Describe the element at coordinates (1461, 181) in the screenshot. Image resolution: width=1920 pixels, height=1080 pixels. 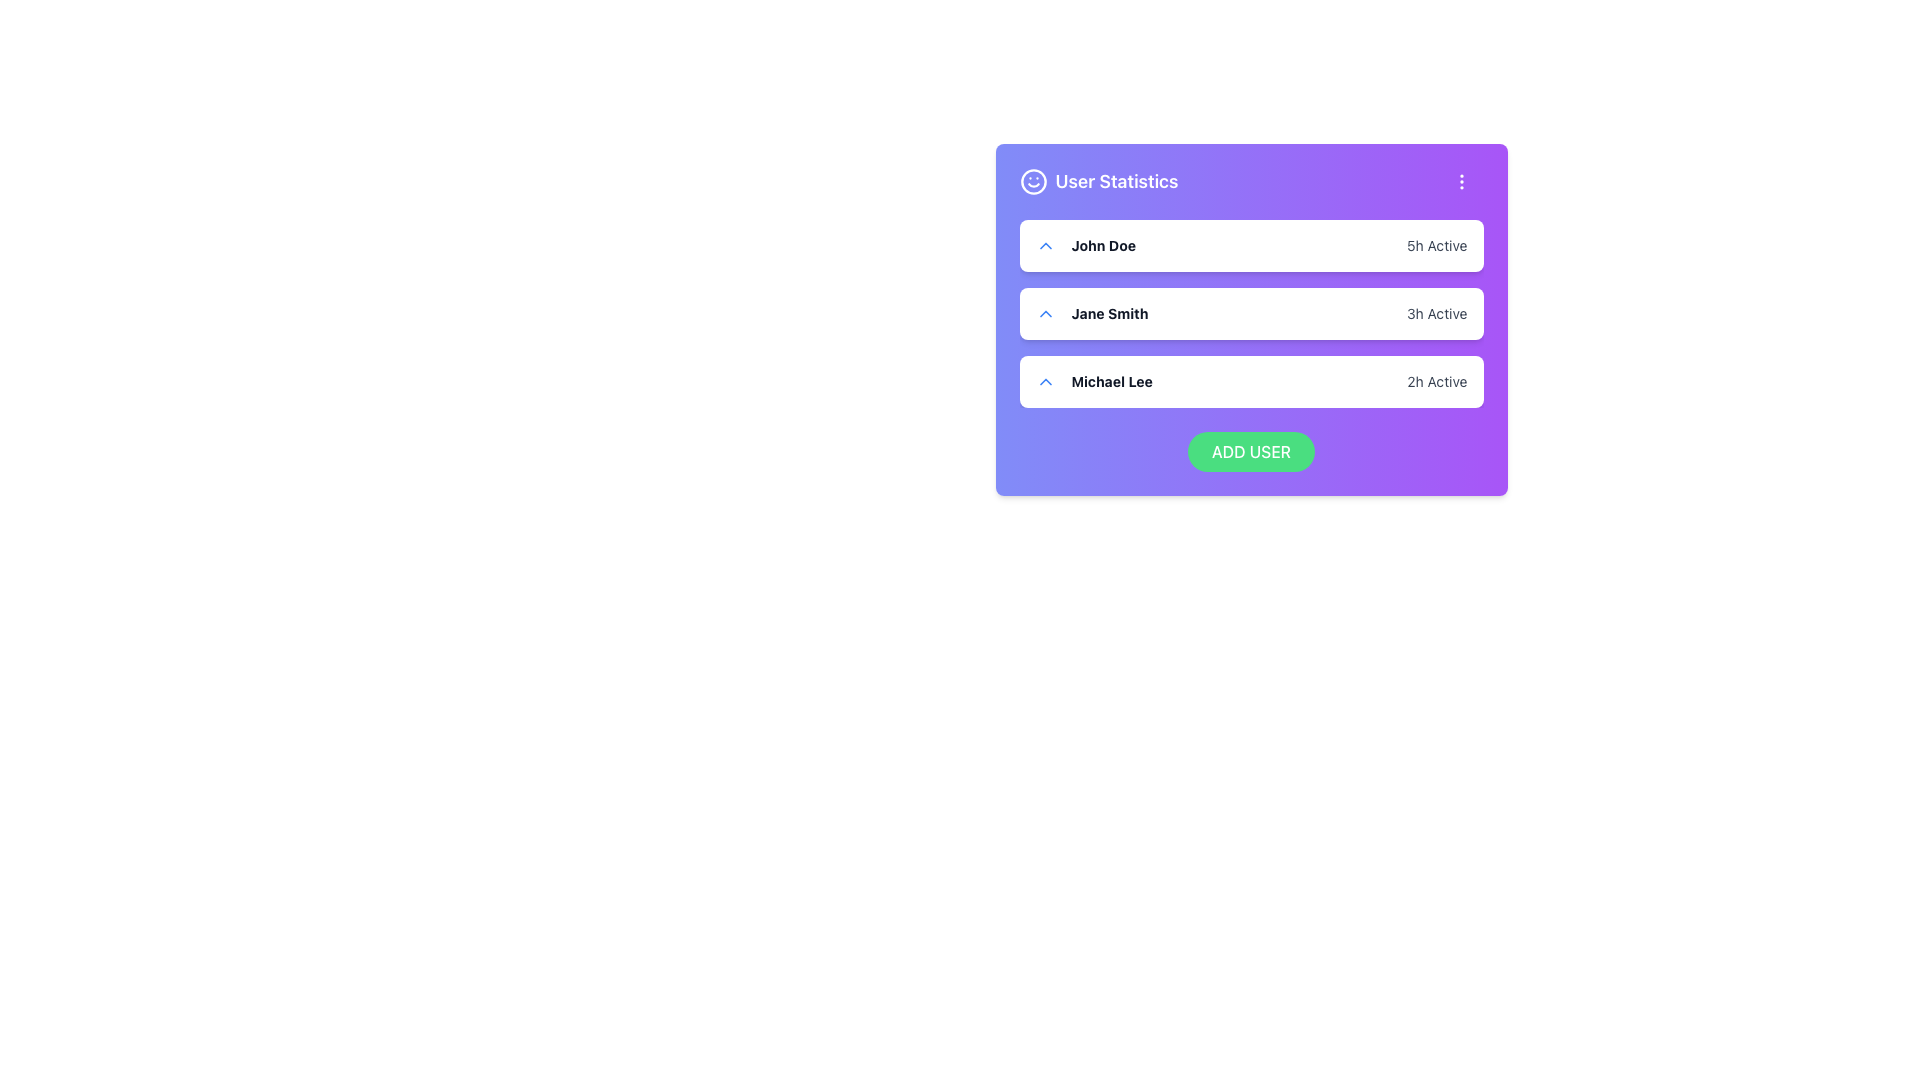
I see `the vertical ellipsis icon located` at that location.